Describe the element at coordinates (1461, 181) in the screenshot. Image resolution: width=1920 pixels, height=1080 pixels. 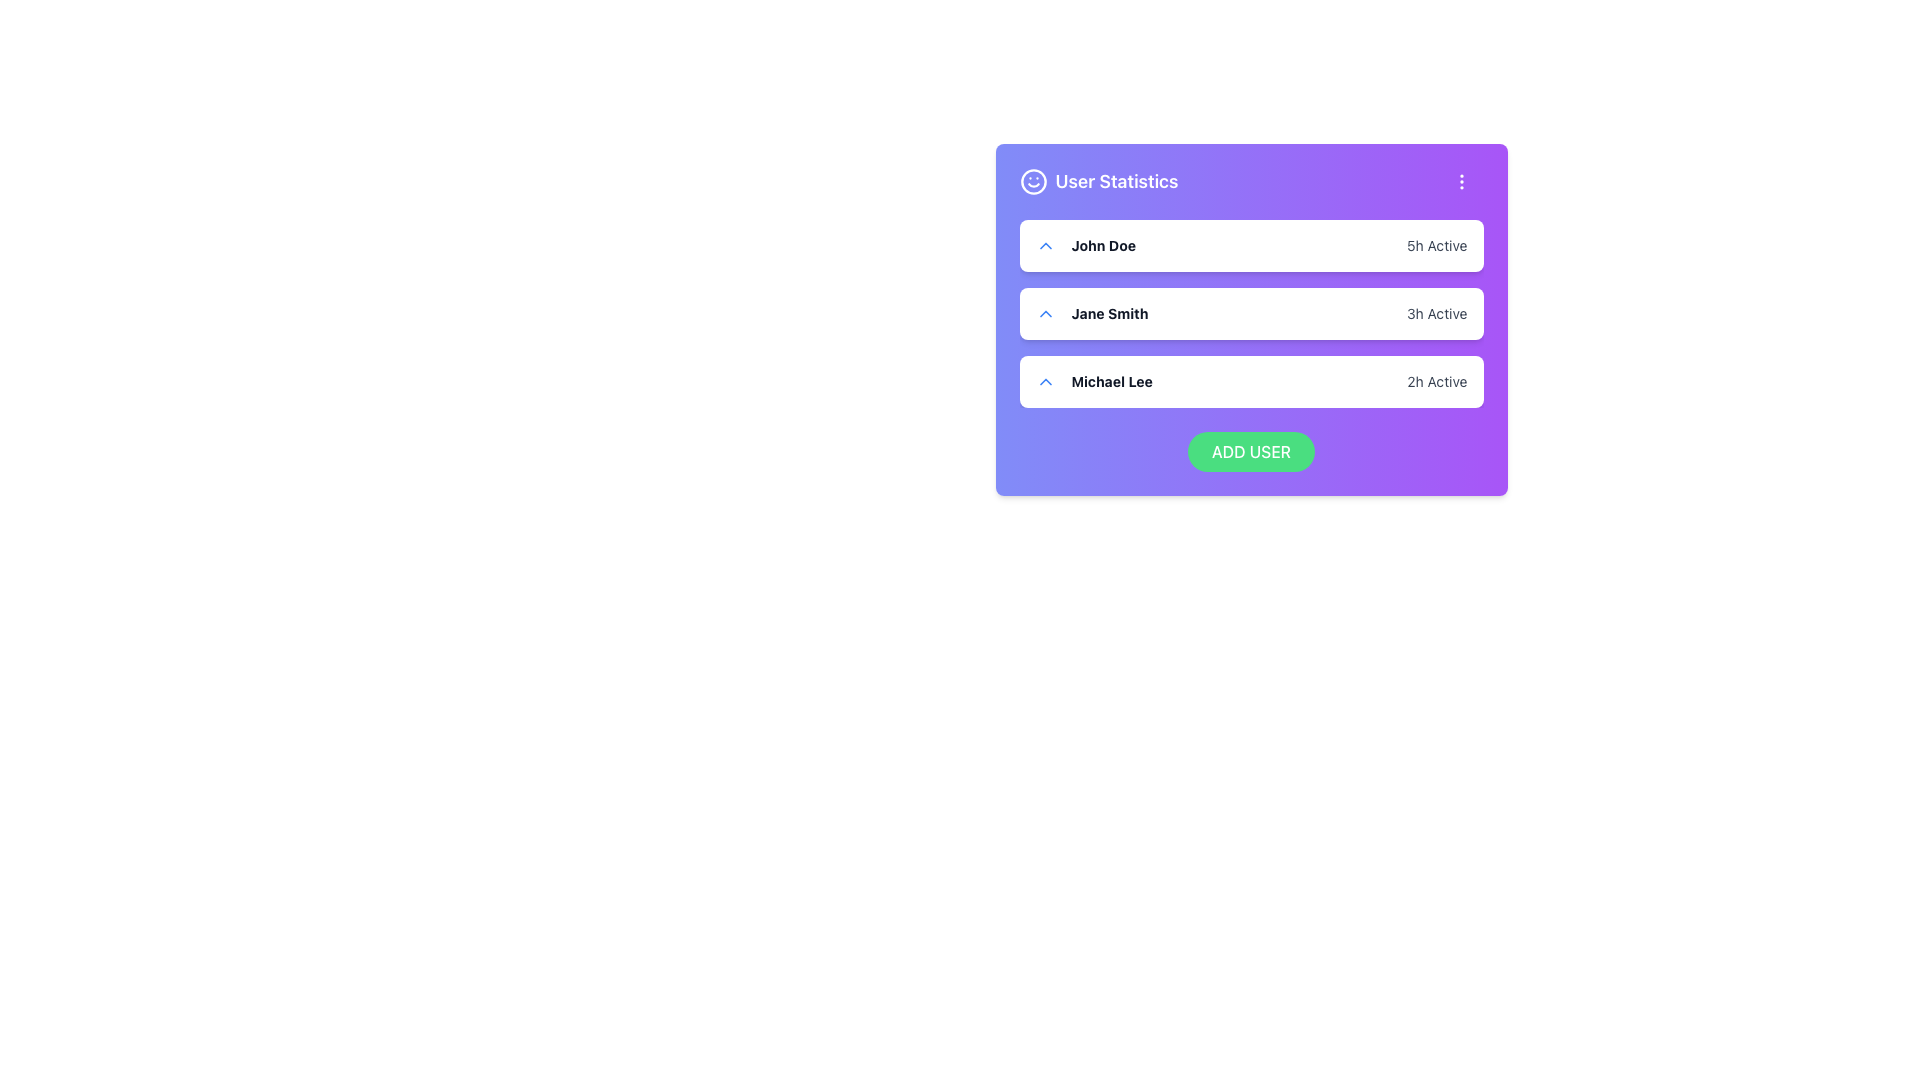
I see `the vertical ellipsis icon located` at that location.